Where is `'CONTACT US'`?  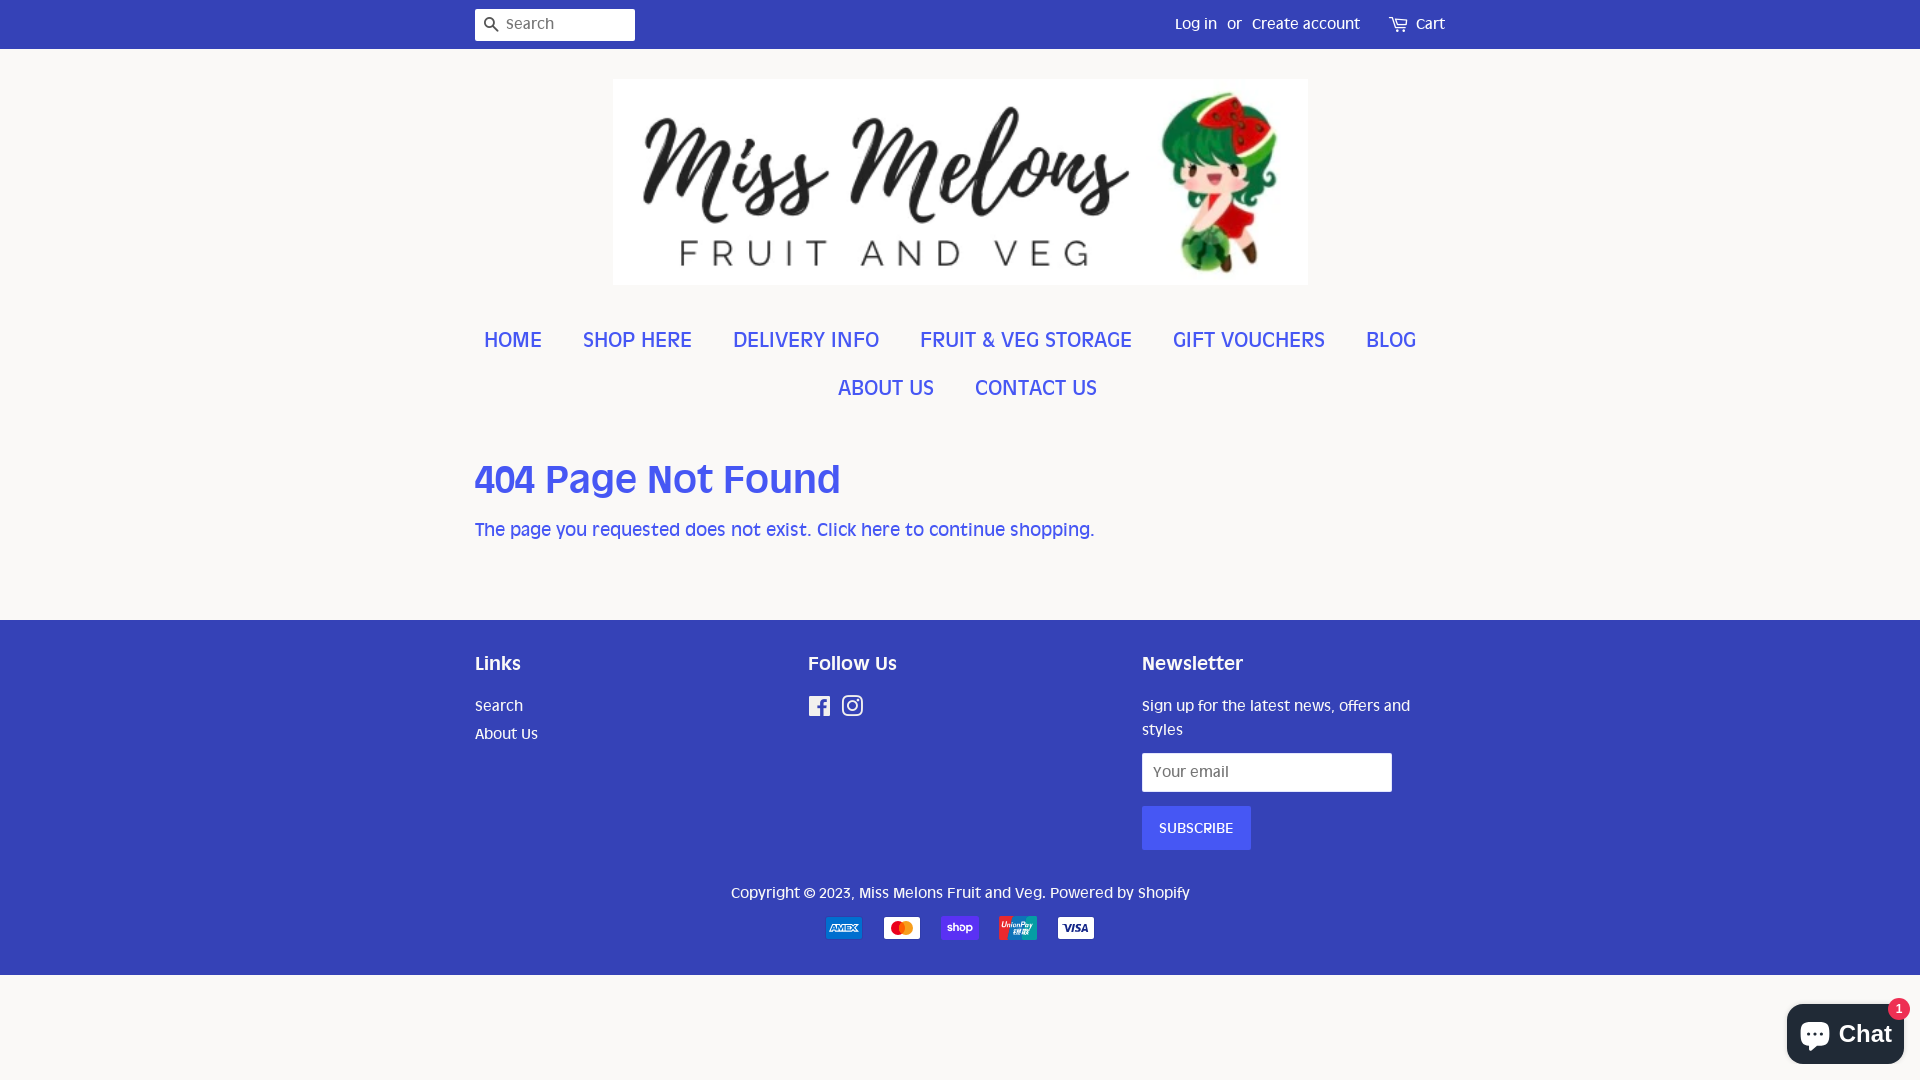
'CONTACT US' is located at coordinates (960, 388).